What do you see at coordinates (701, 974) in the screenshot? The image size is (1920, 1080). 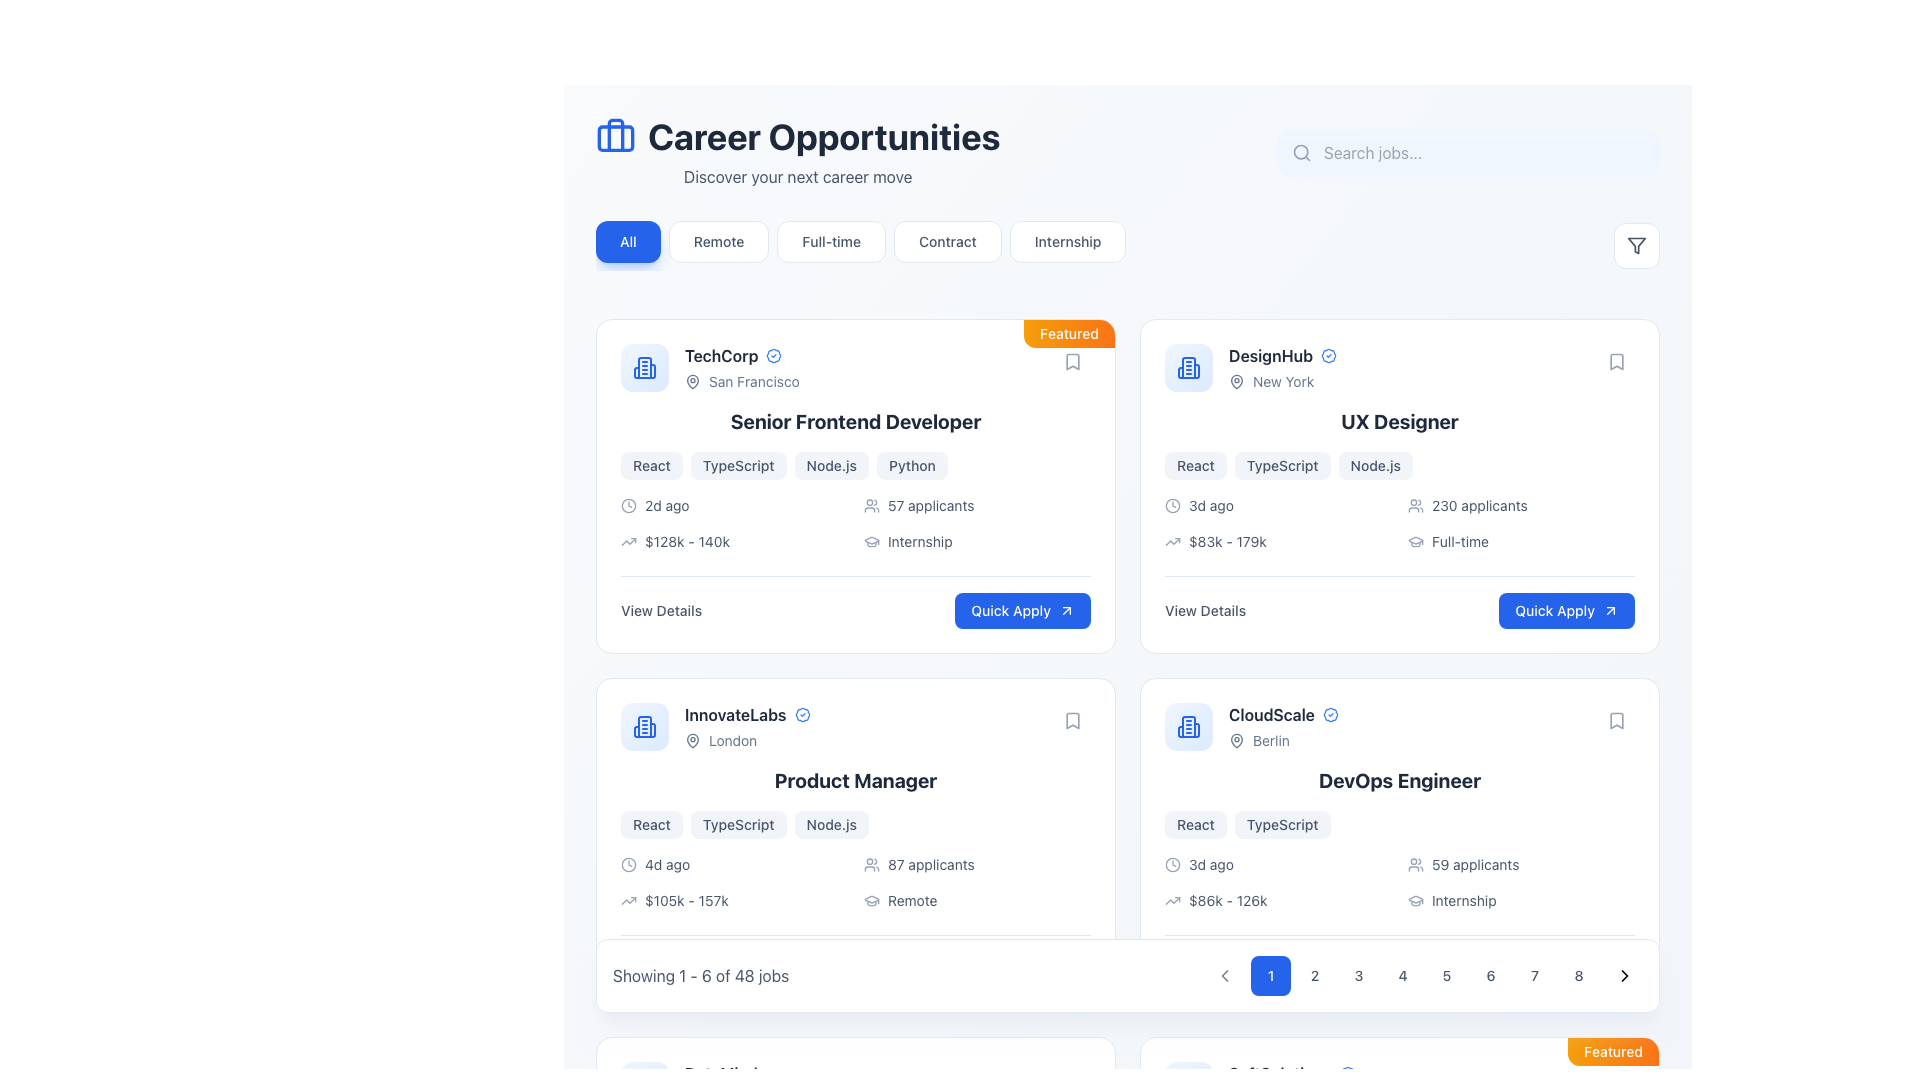 I see `status text element displaying 'Showing 1 - 6 of 48 jobs', located at the bottom left of the pagination controls` at bounding box center [701, 974].